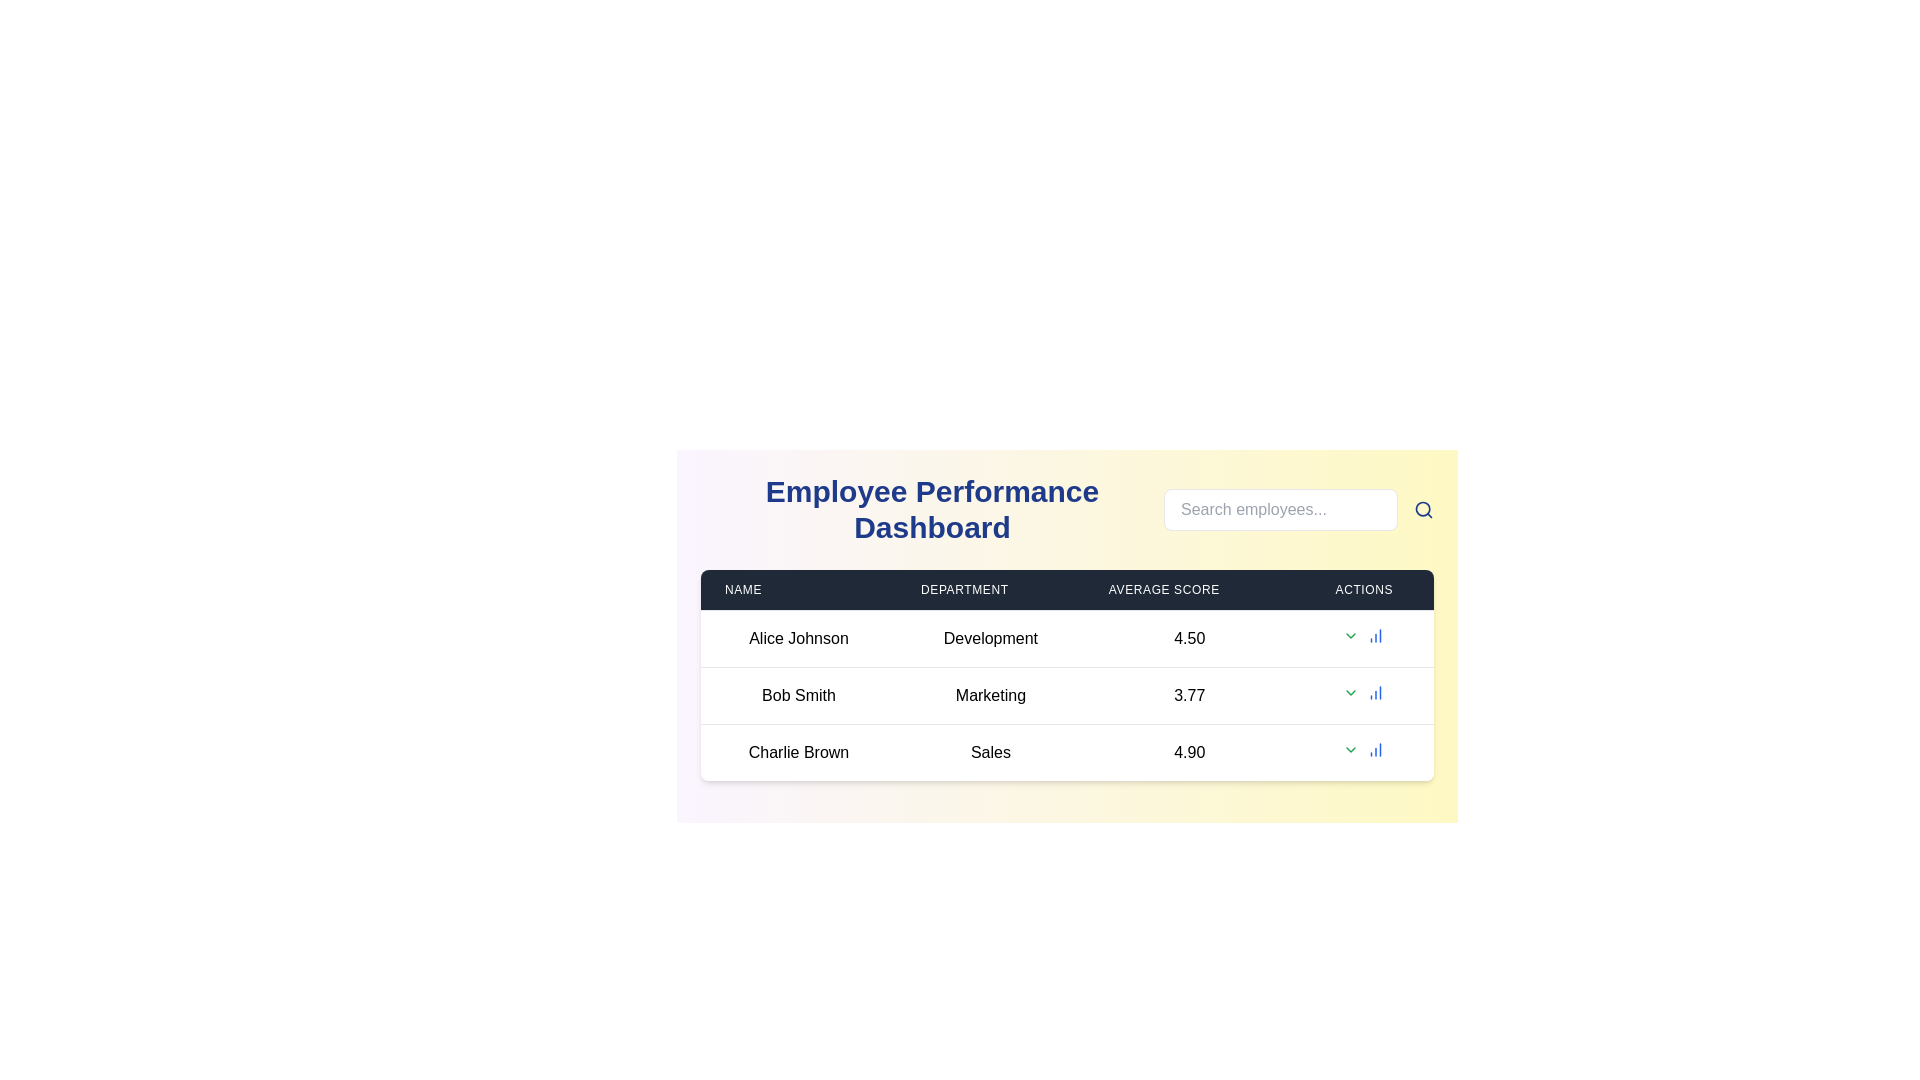 The height and width of the screenshot is (1080, 1920). Describe the element at coordinates (990, 694) in the screenshot. I see `the 'Marketing' text label located in the second column of the row labeled 'Bob Smith' under the 'DEPARTMENT' header` at that location.